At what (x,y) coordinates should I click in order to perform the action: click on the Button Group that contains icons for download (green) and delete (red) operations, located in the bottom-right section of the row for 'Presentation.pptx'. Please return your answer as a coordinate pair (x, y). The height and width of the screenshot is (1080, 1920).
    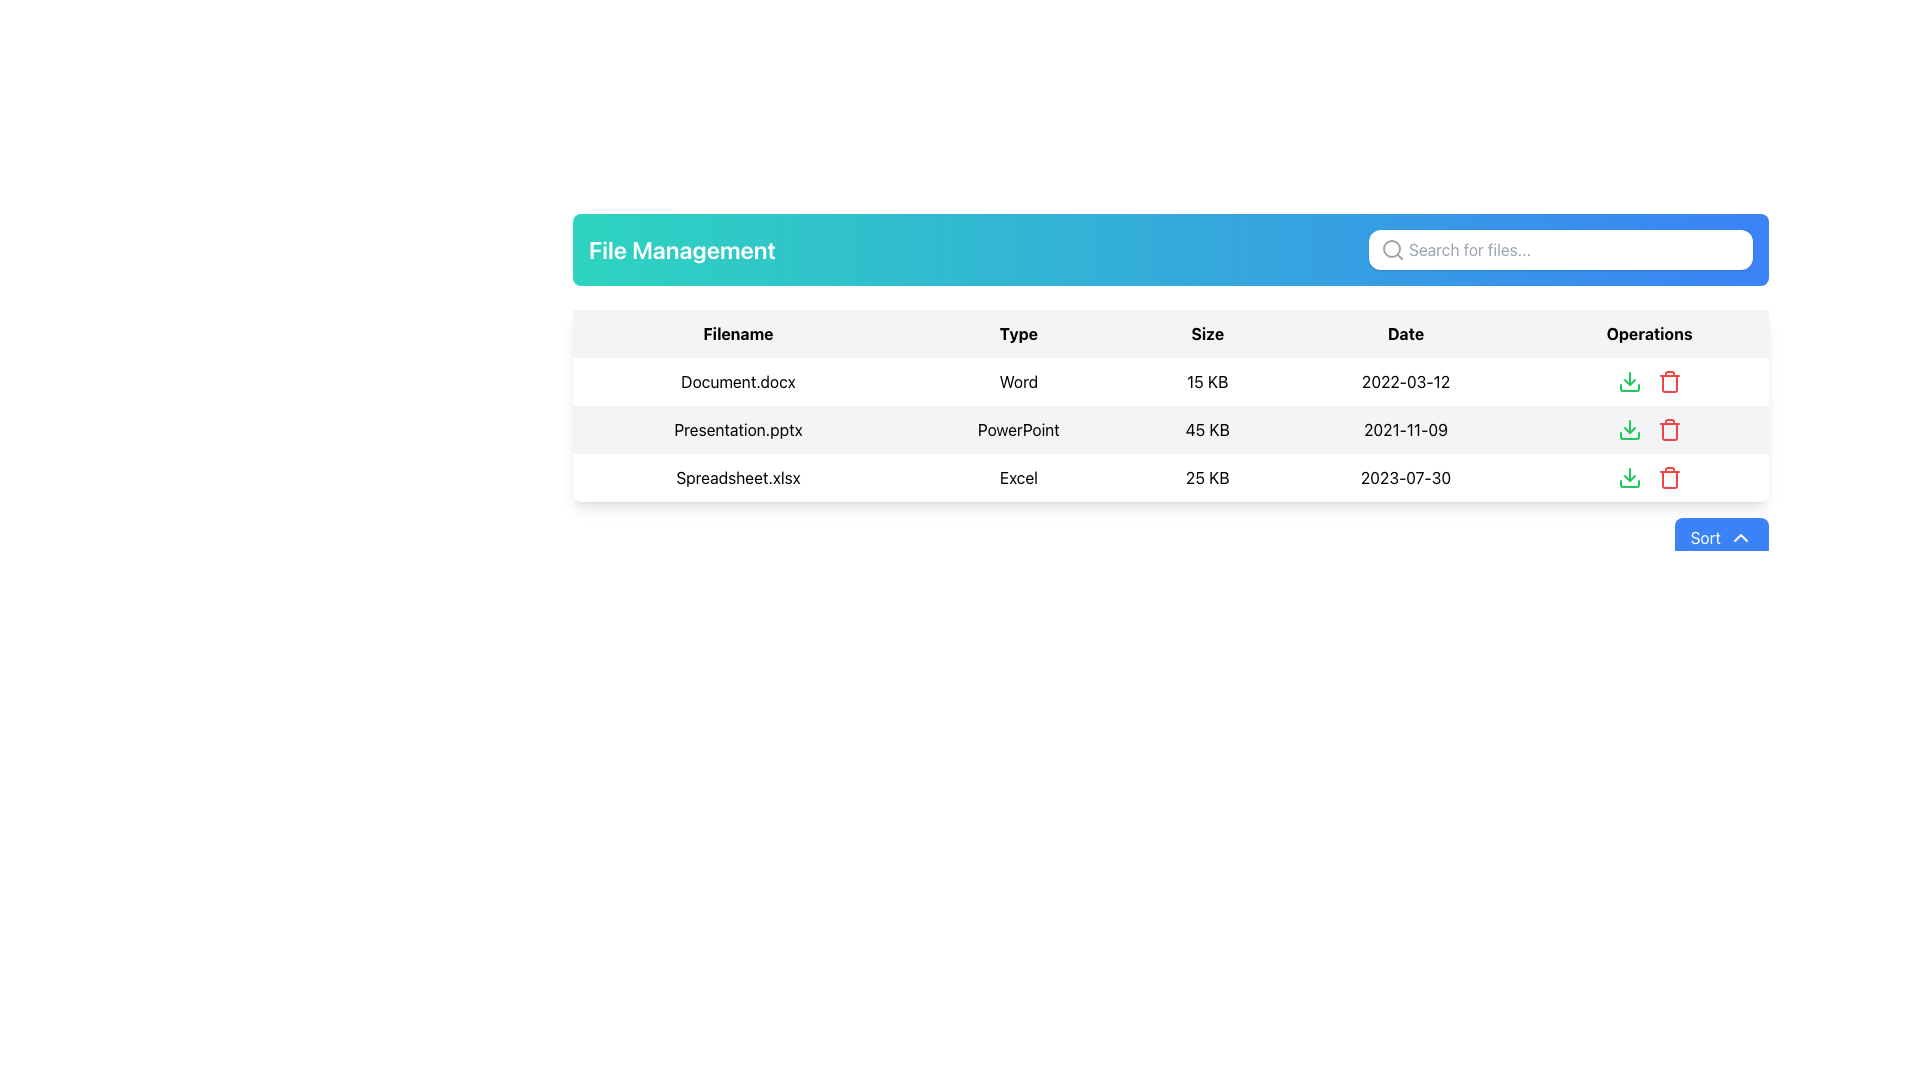
    Looking at the image, I should click on (1649, 428).